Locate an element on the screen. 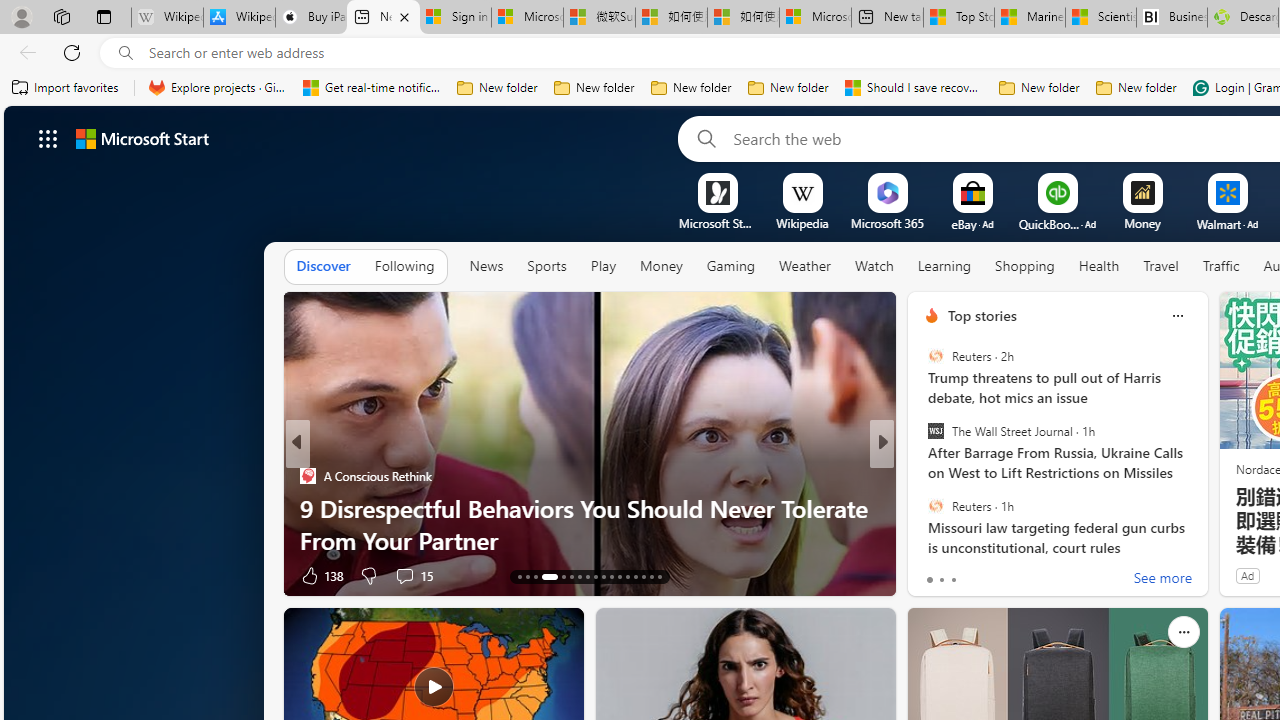 The image size is (1280, 720). 'Search icon' is located at coordinates (125, 52).